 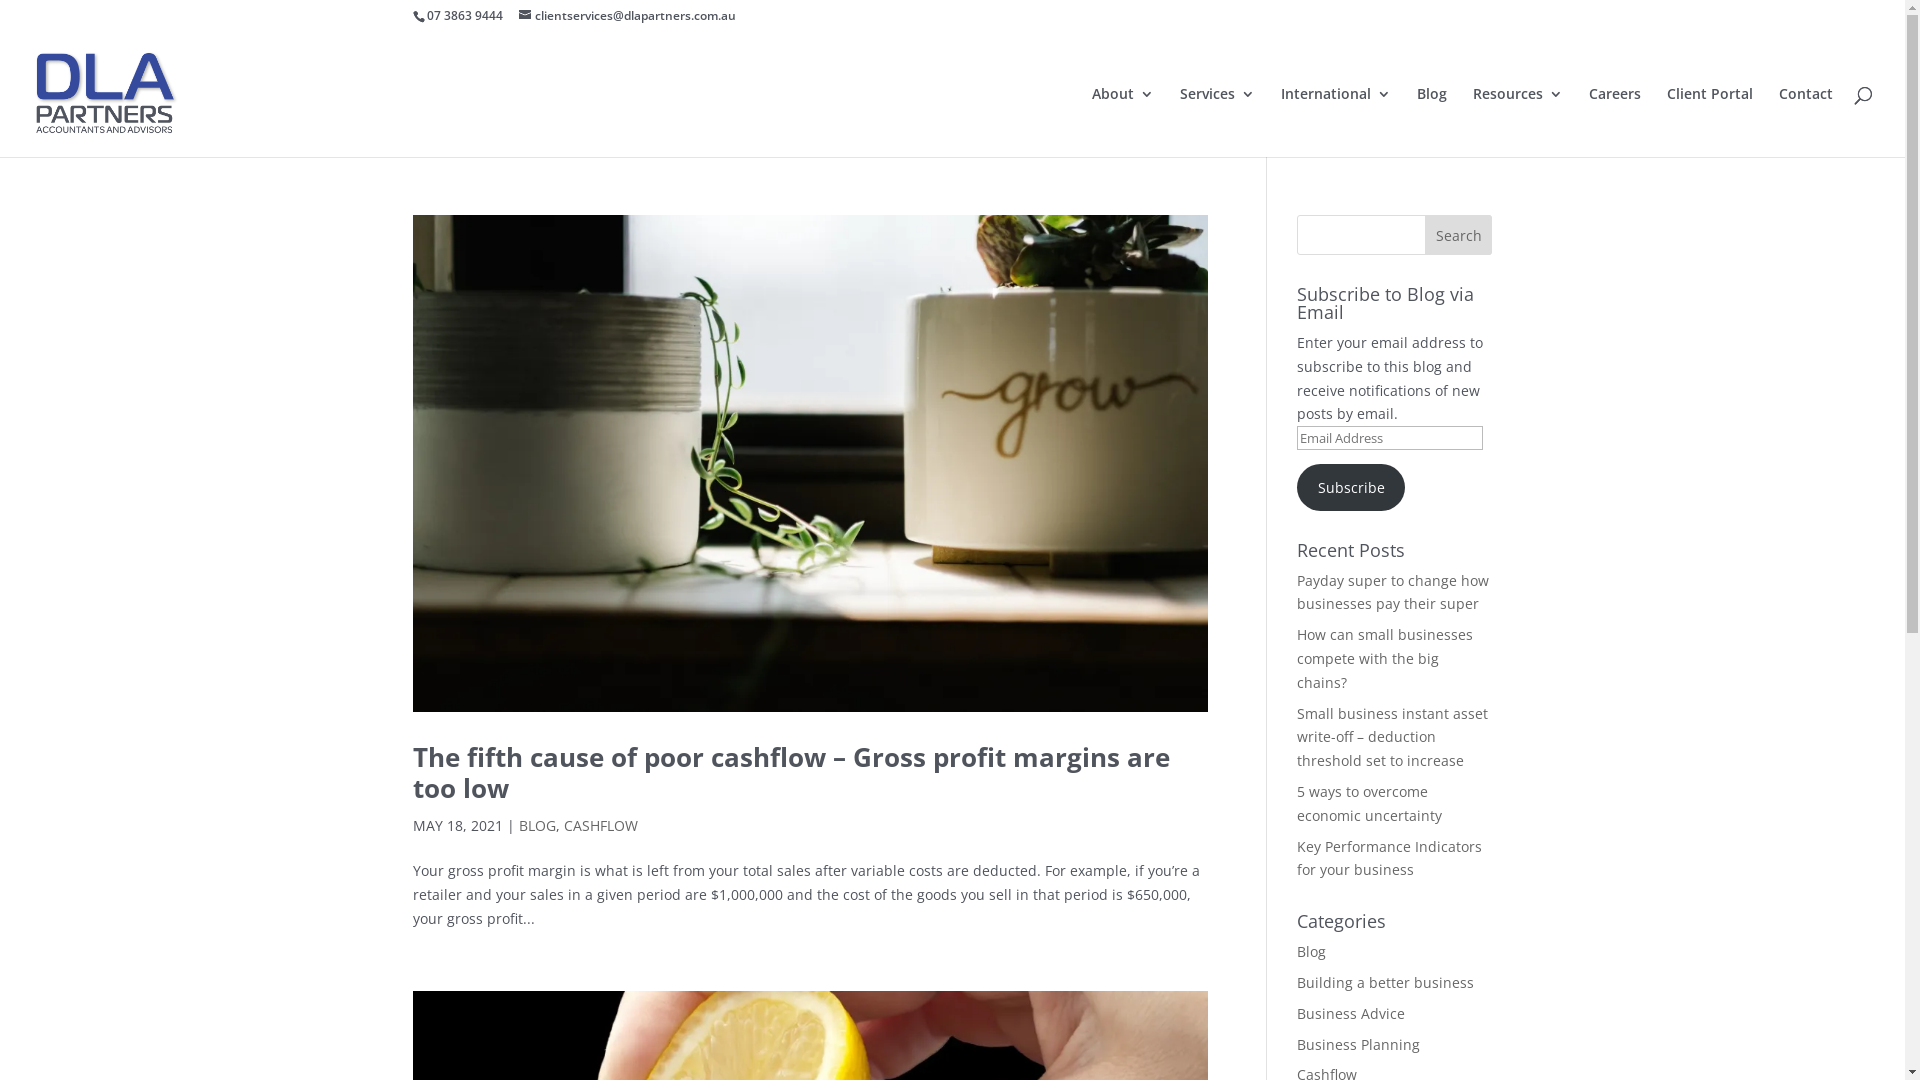 What do you see at coordinates (1614, 122) in the screenshot?
I see `'Careers'` at bounding box center [1614, 122].